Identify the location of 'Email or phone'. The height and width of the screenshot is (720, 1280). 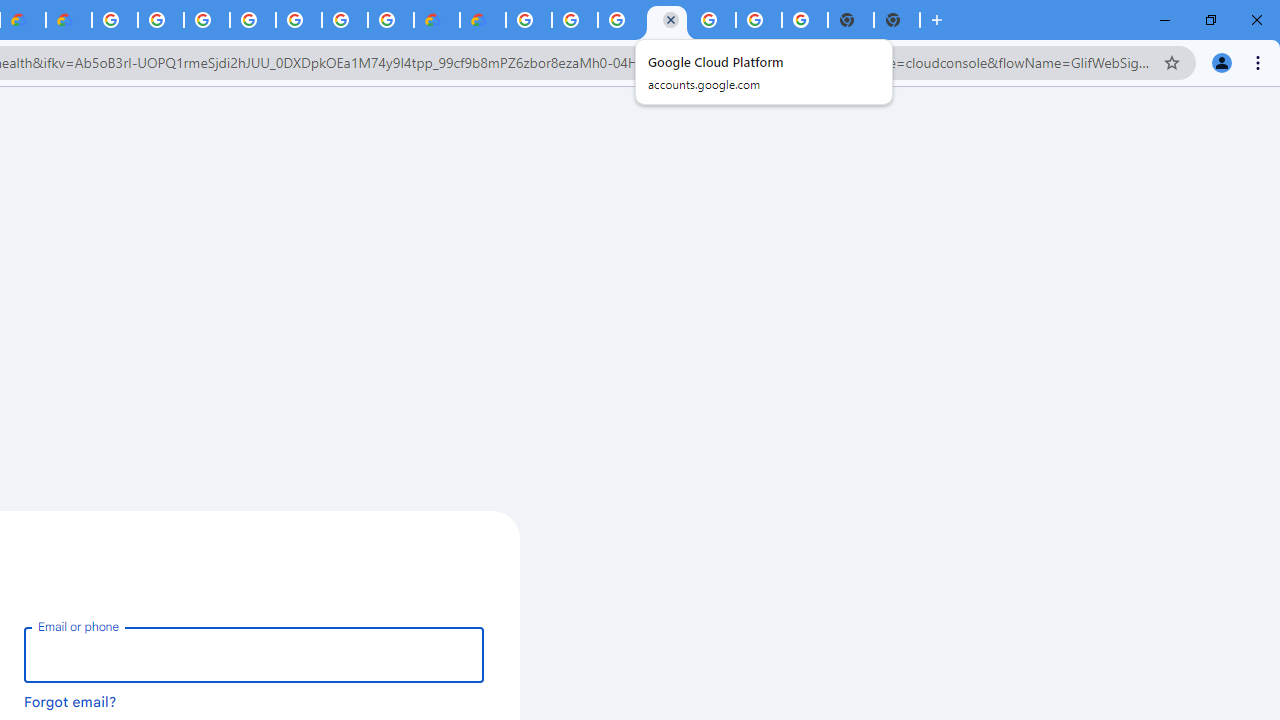
(253, 654).